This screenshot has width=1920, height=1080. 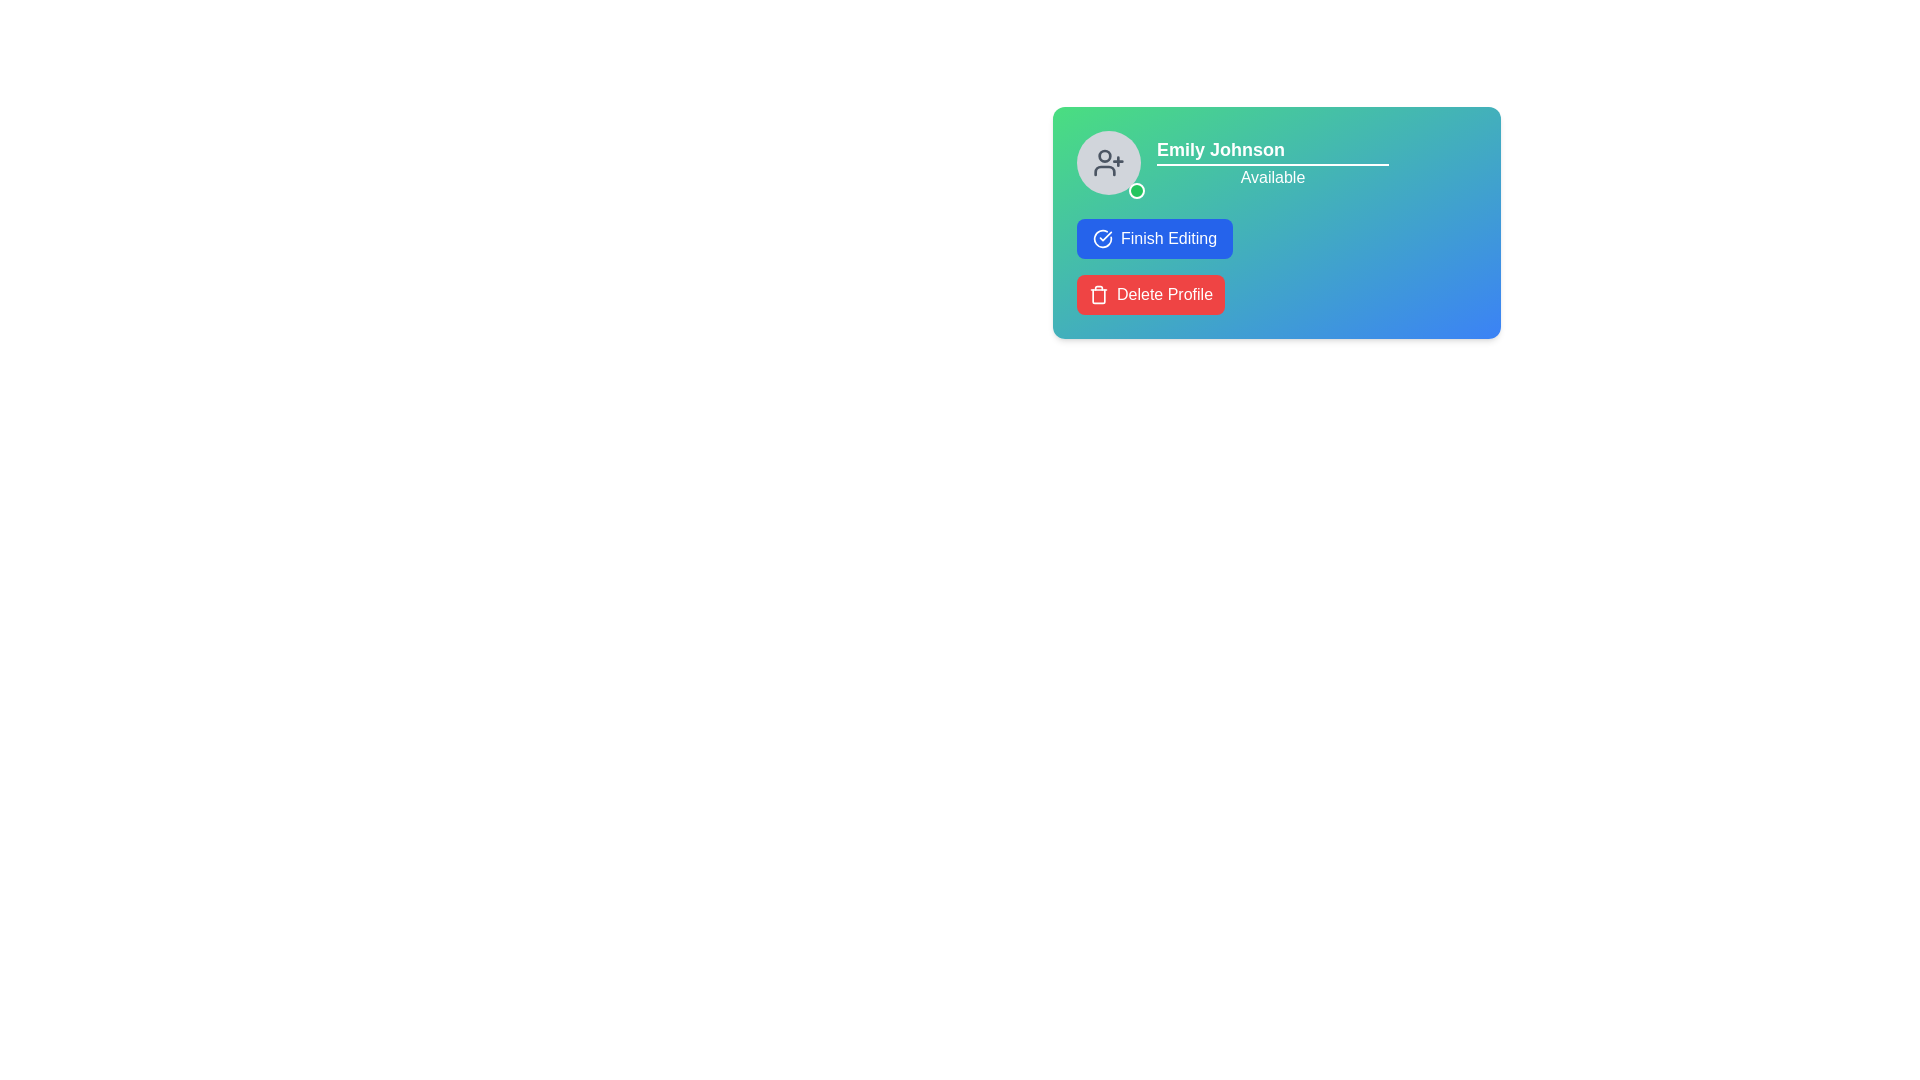 I want to click on the bottom curved segment of the user profile picture icon, which is part of an SVG graphic with the class 'lucide lucide-user-plus text-gray-600', so click(x=1103, y=169).